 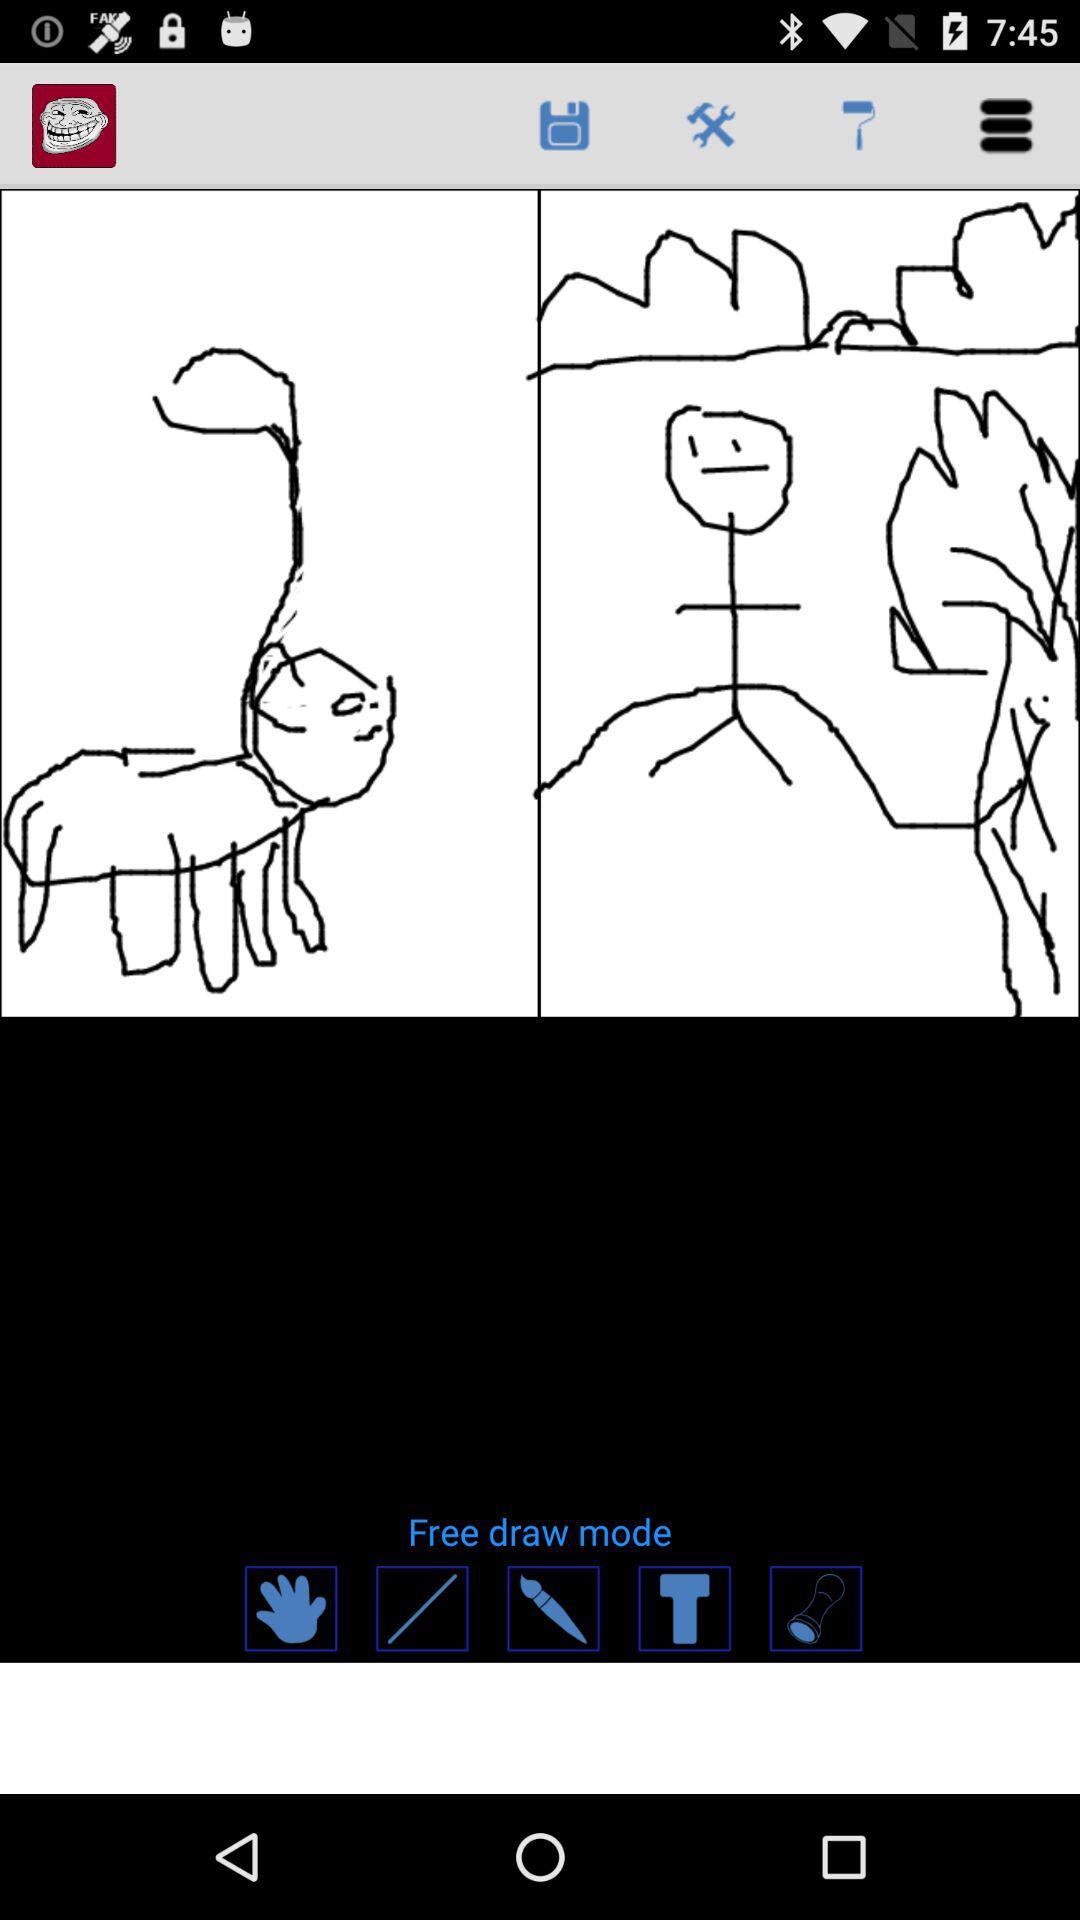 I want to click on choose drawing mode, so click(x=815, y=1608).